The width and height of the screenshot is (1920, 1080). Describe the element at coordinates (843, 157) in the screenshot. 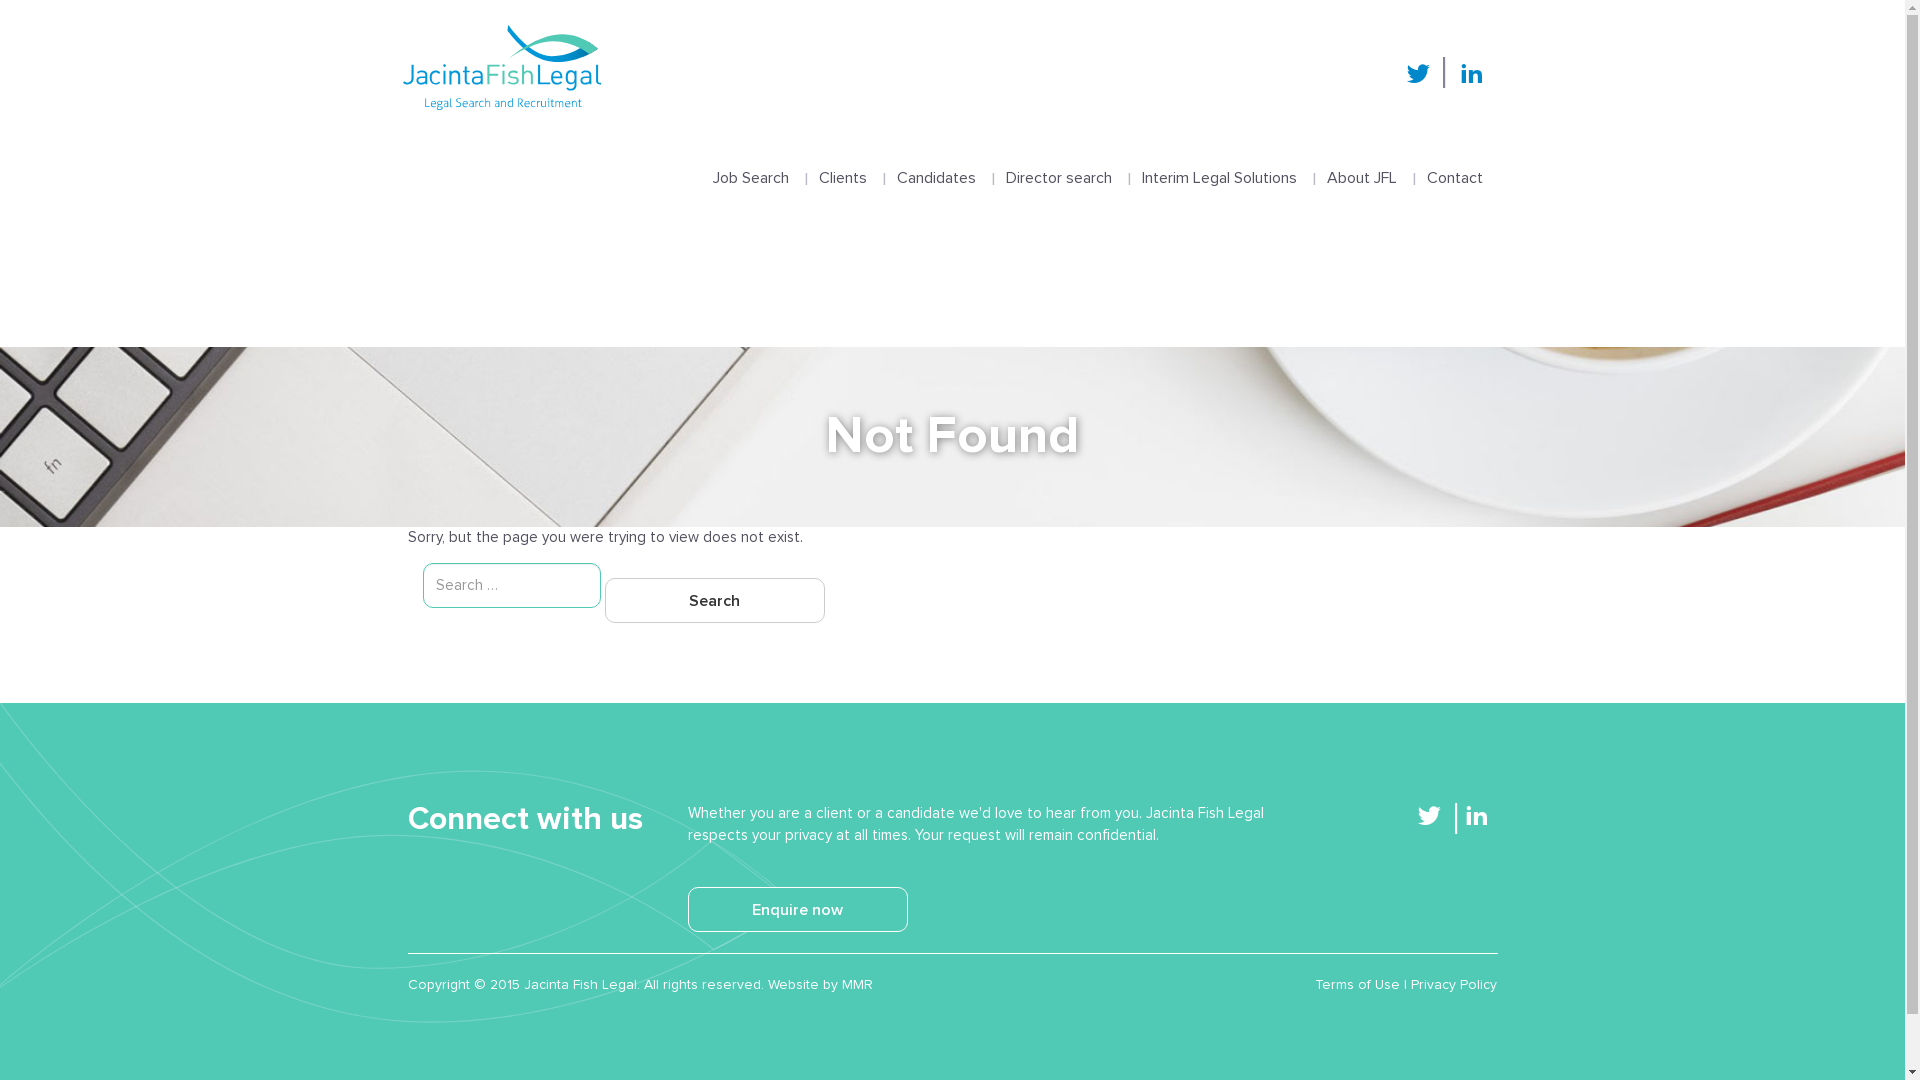

I see `'Clients'` at that location.